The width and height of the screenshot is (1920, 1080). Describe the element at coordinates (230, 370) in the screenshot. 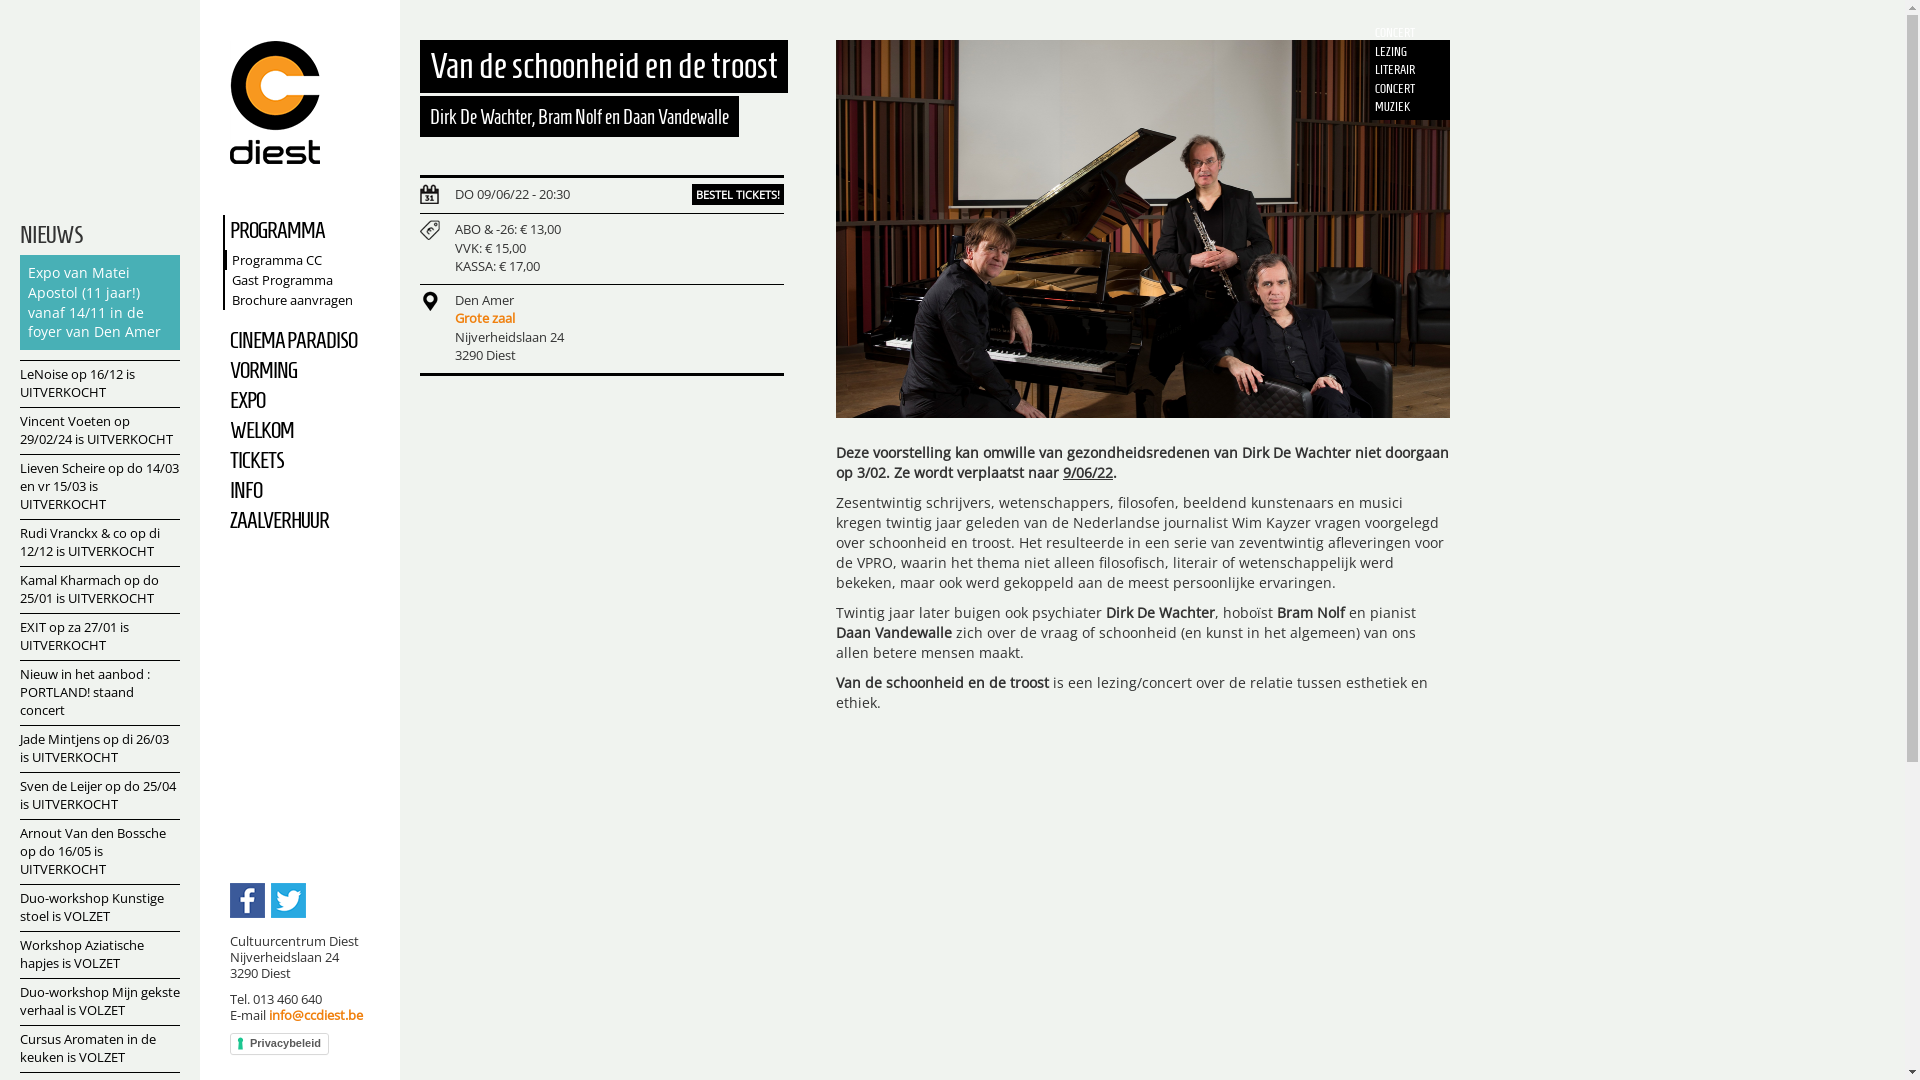

I see `'VORMING'` at that location.